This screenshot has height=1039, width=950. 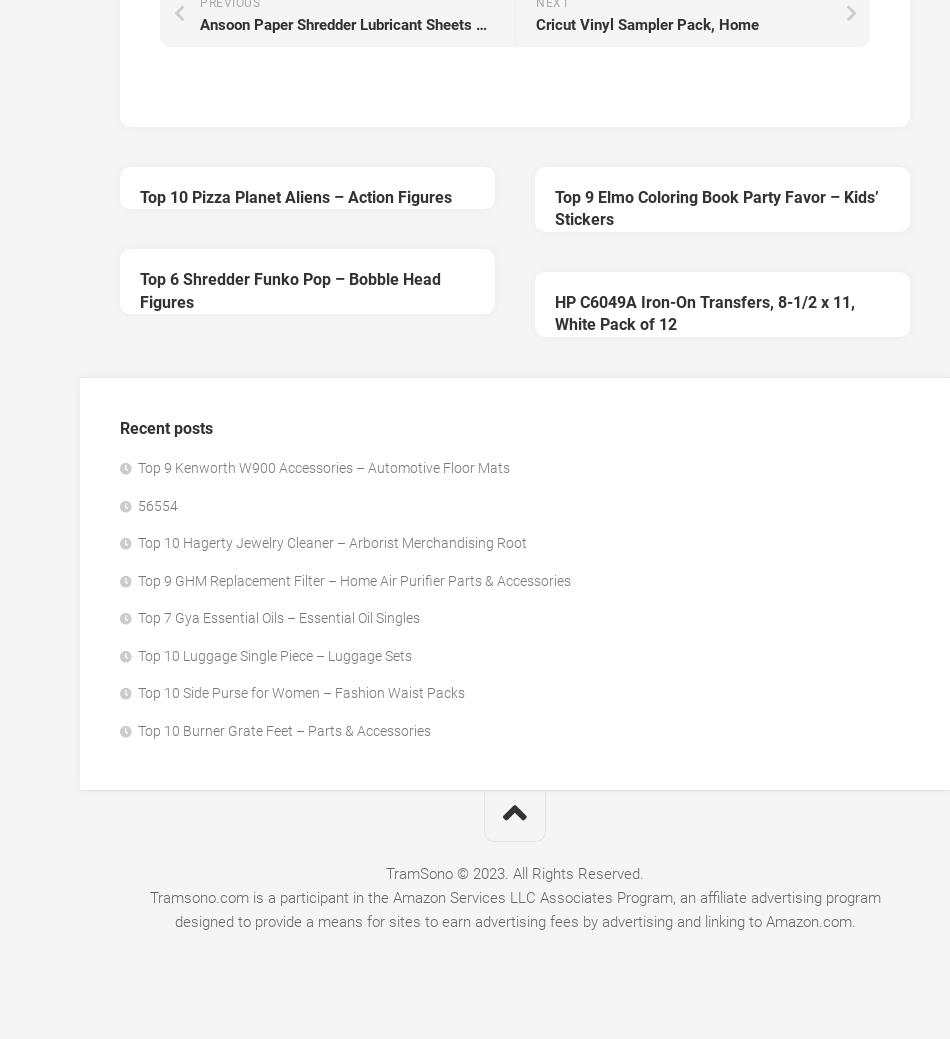 I want to click on 'HP C6049A Iron-On Transfers, 8-1/2 x 11, White Pack of 12', so click(x=554, y=313).